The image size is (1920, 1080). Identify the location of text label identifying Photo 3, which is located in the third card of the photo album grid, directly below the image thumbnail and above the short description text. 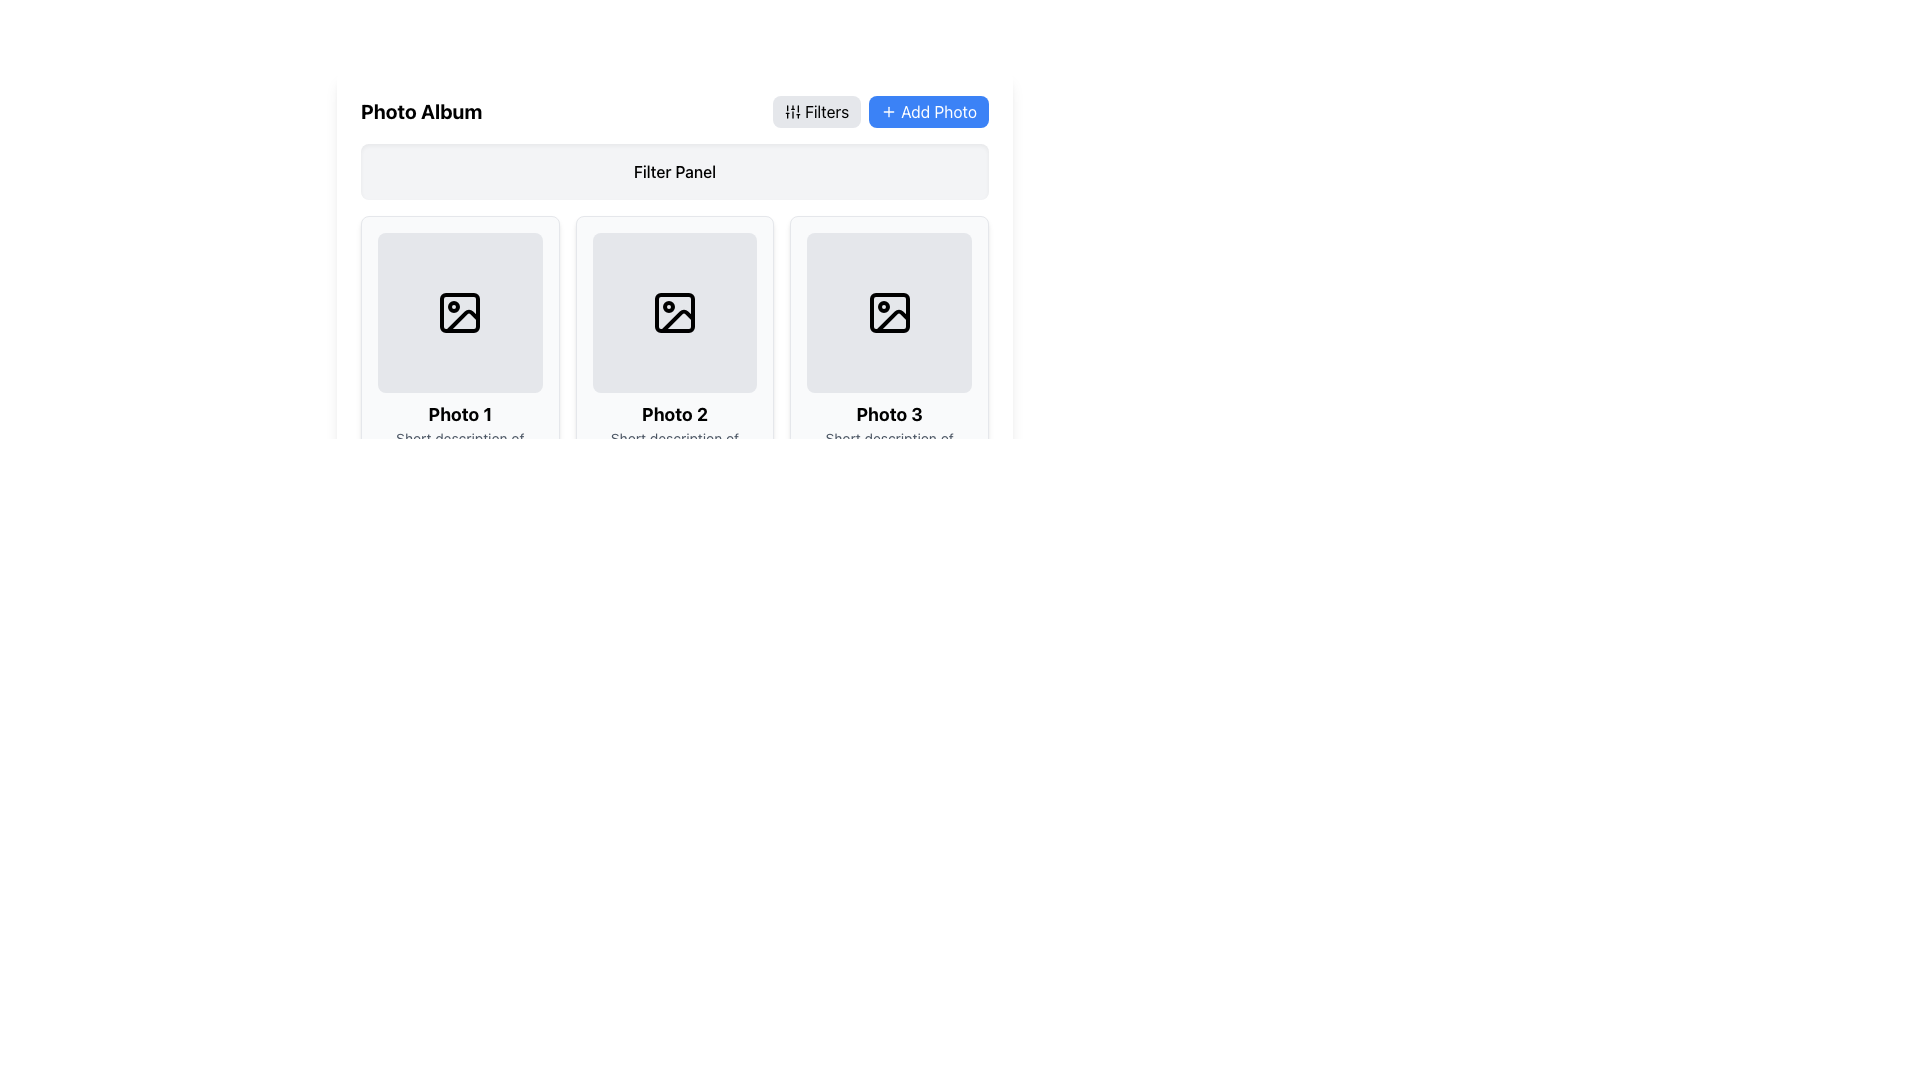
(888, 414).